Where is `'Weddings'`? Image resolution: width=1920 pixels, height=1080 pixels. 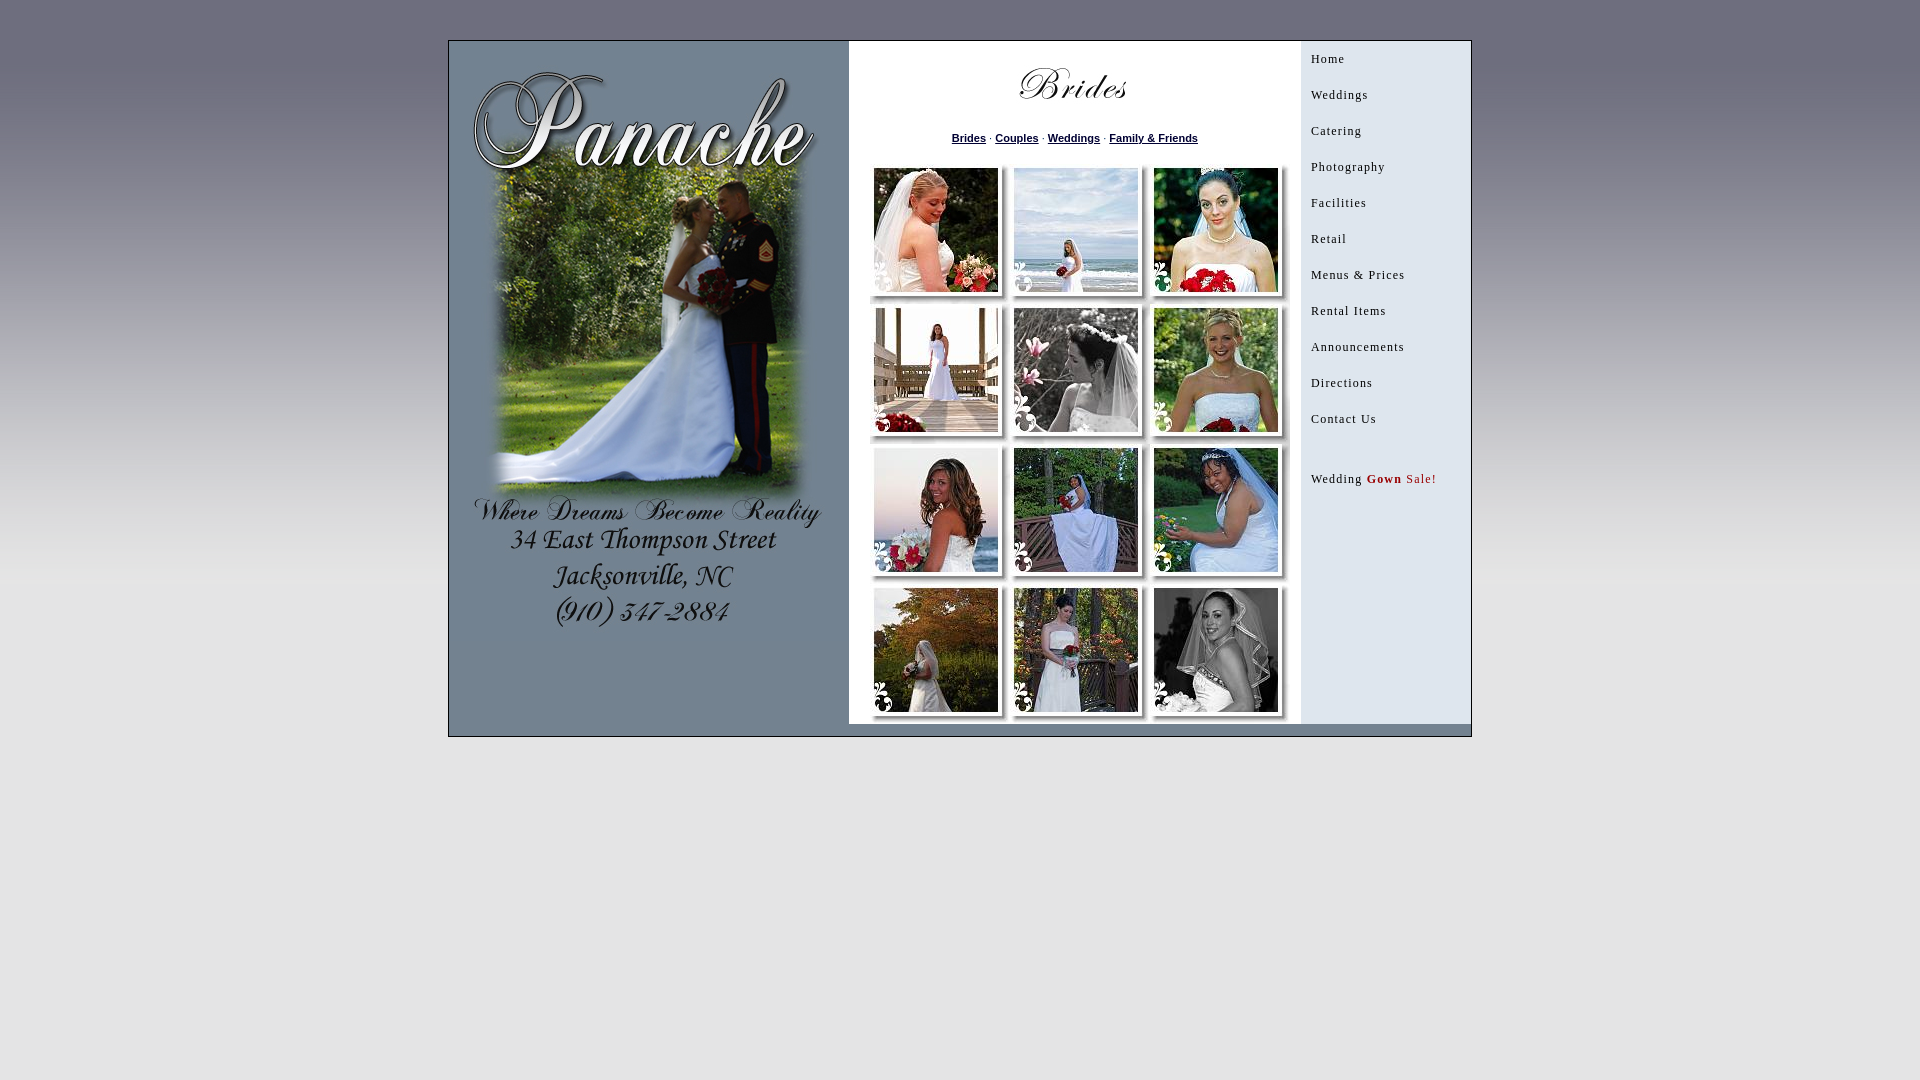
'Weddings' is located at coordinates (1073, 137).